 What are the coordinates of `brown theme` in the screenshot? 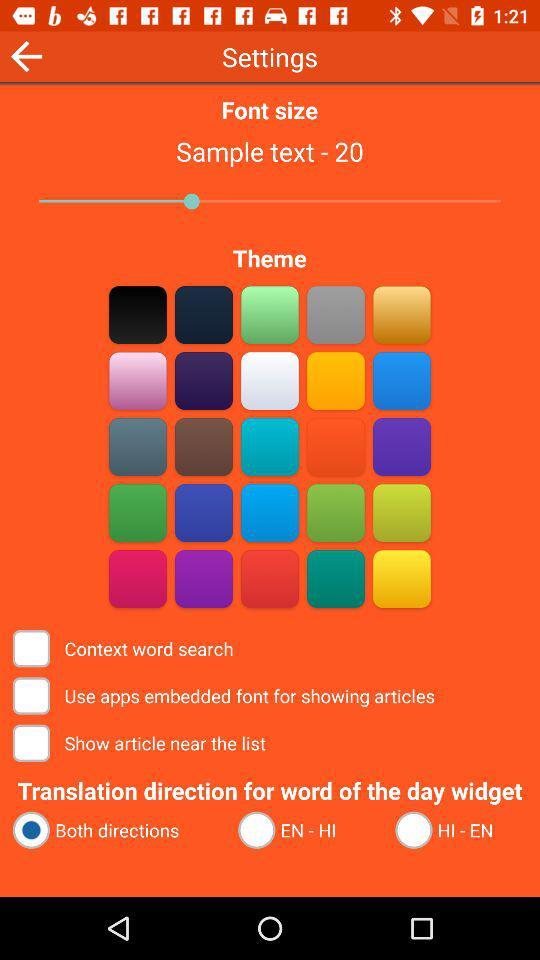 It's located at (203, 314).